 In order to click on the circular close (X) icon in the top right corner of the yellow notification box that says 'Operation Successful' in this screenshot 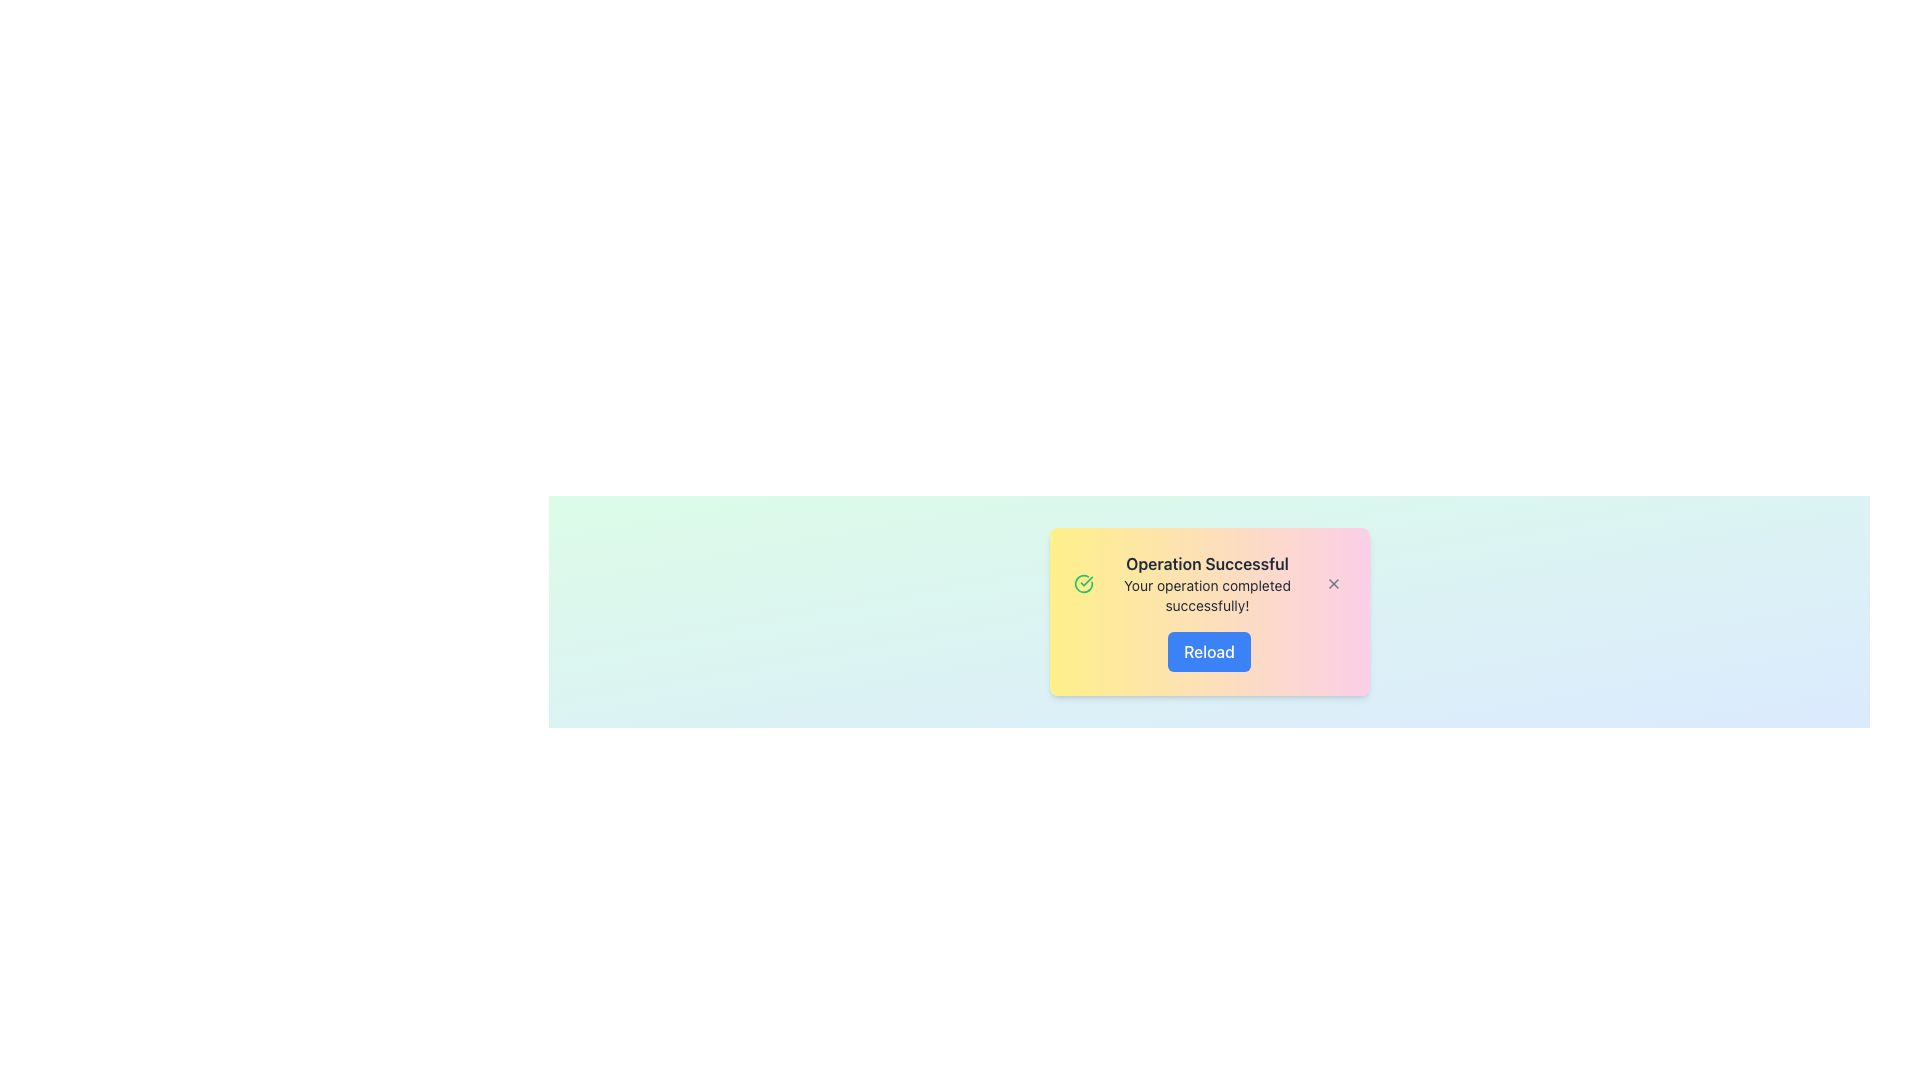, I will do `click(1333, 583)`.